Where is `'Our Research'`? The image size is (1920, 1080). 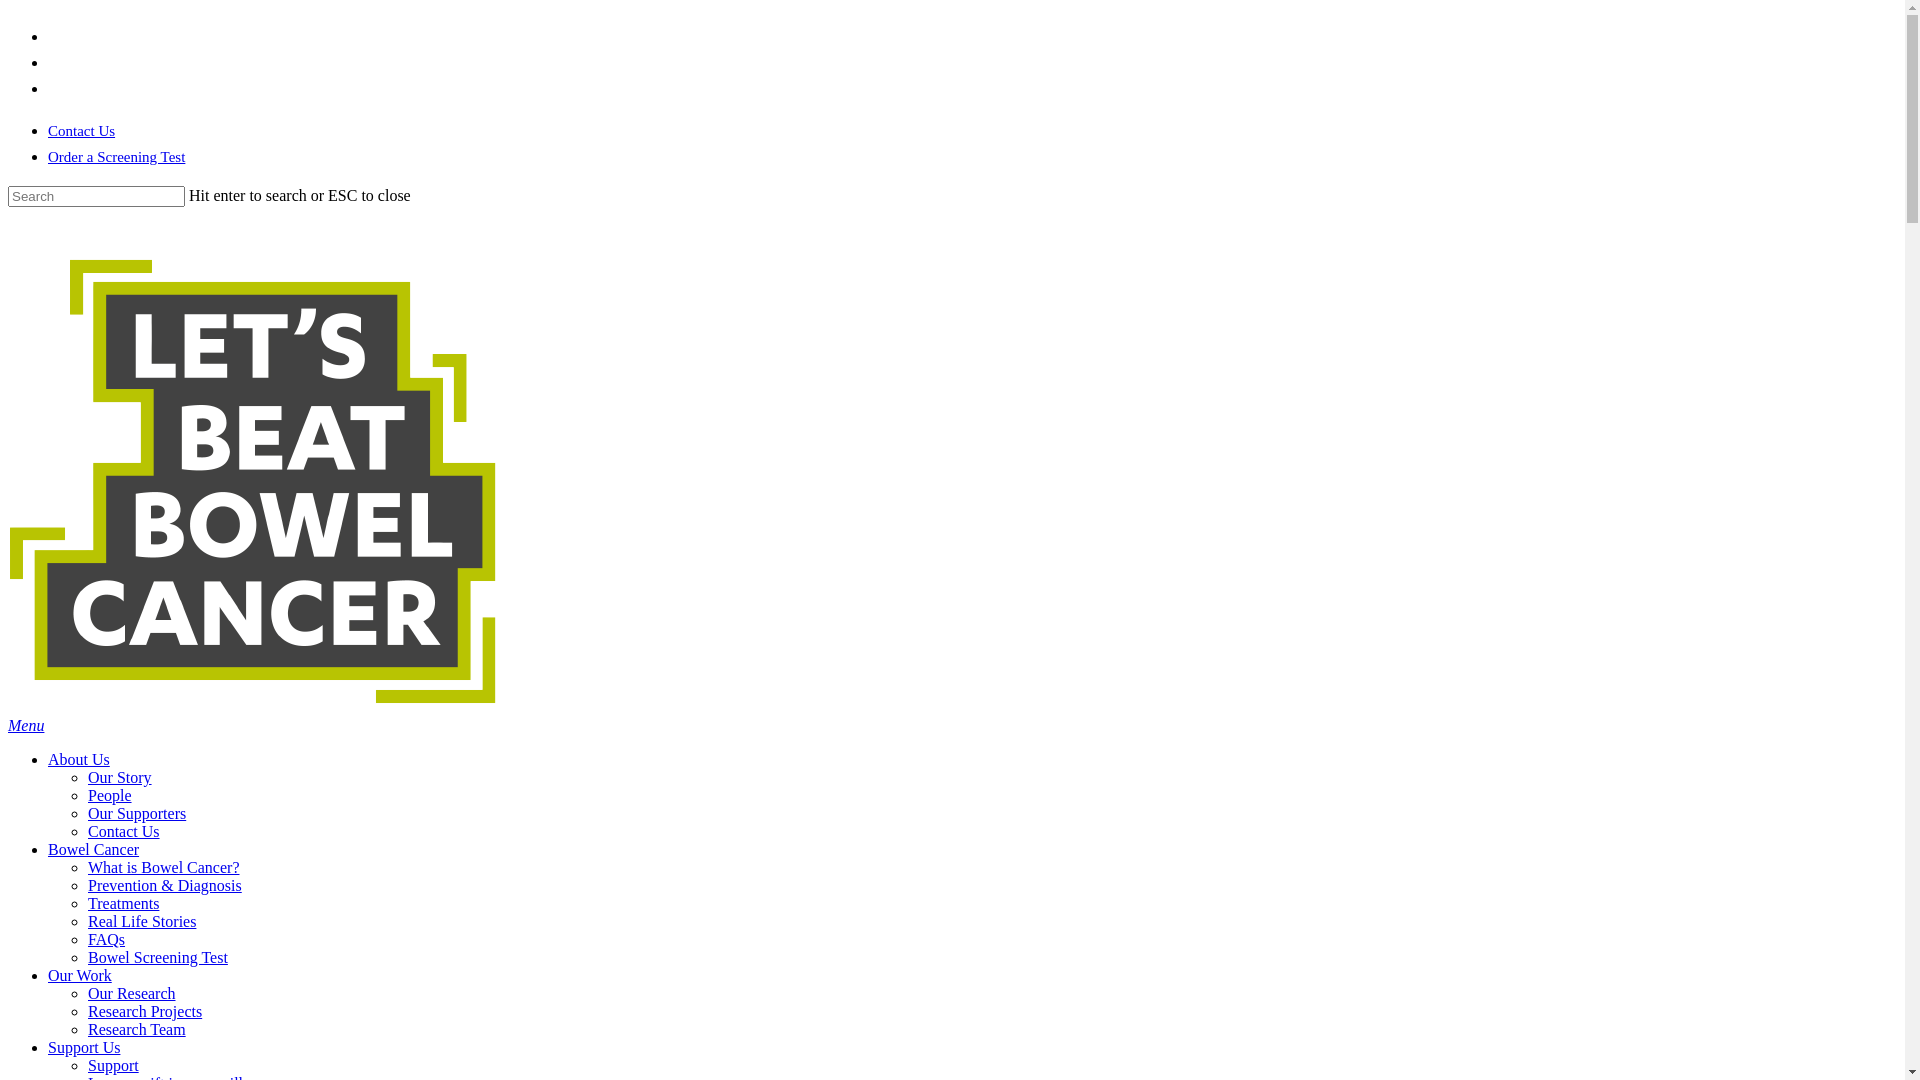 'Our Research' is located at coordinates (130, 993).